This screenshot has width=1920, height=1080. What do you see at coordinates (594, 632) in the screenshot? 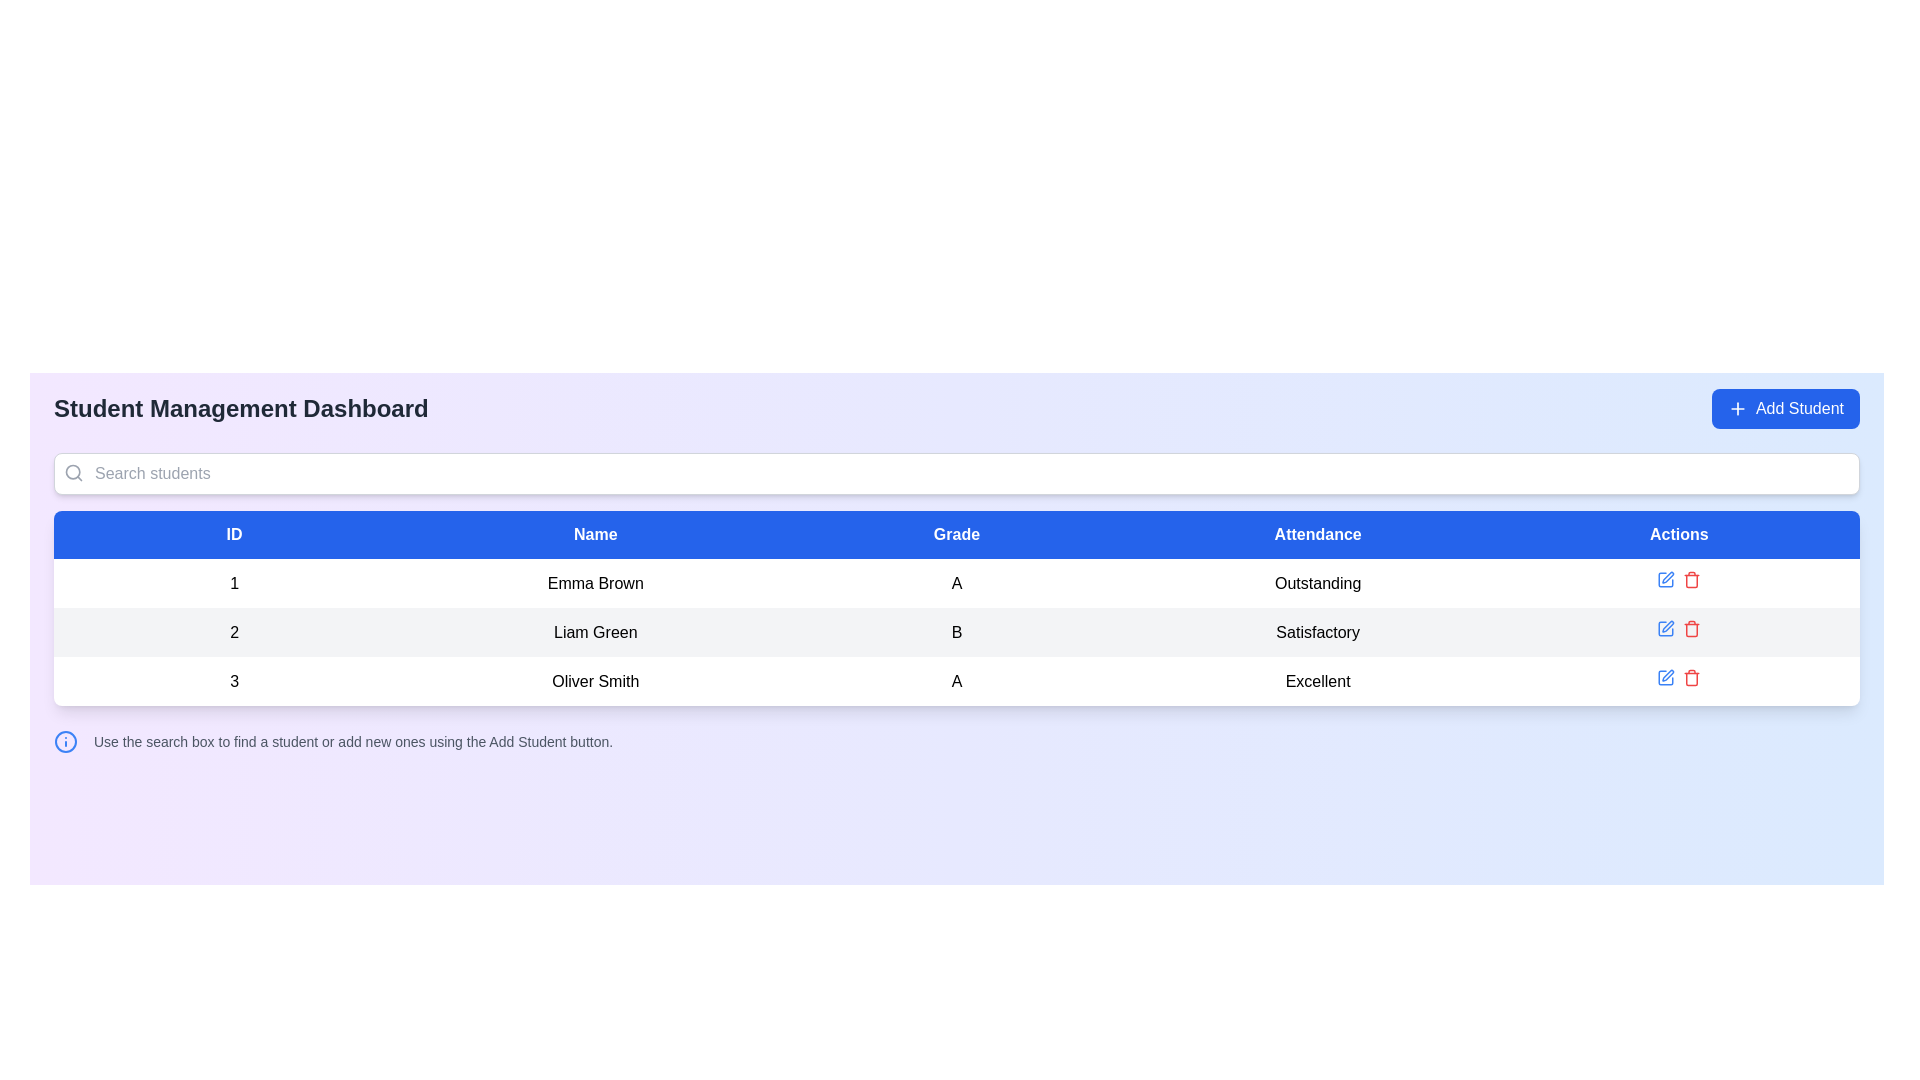
I see `the text label displaying 'Liam Green', which is styled with a gray background and is the second cell in the row labeled '2' under the 'Name' column in the table` at bounding box center [594, 632].